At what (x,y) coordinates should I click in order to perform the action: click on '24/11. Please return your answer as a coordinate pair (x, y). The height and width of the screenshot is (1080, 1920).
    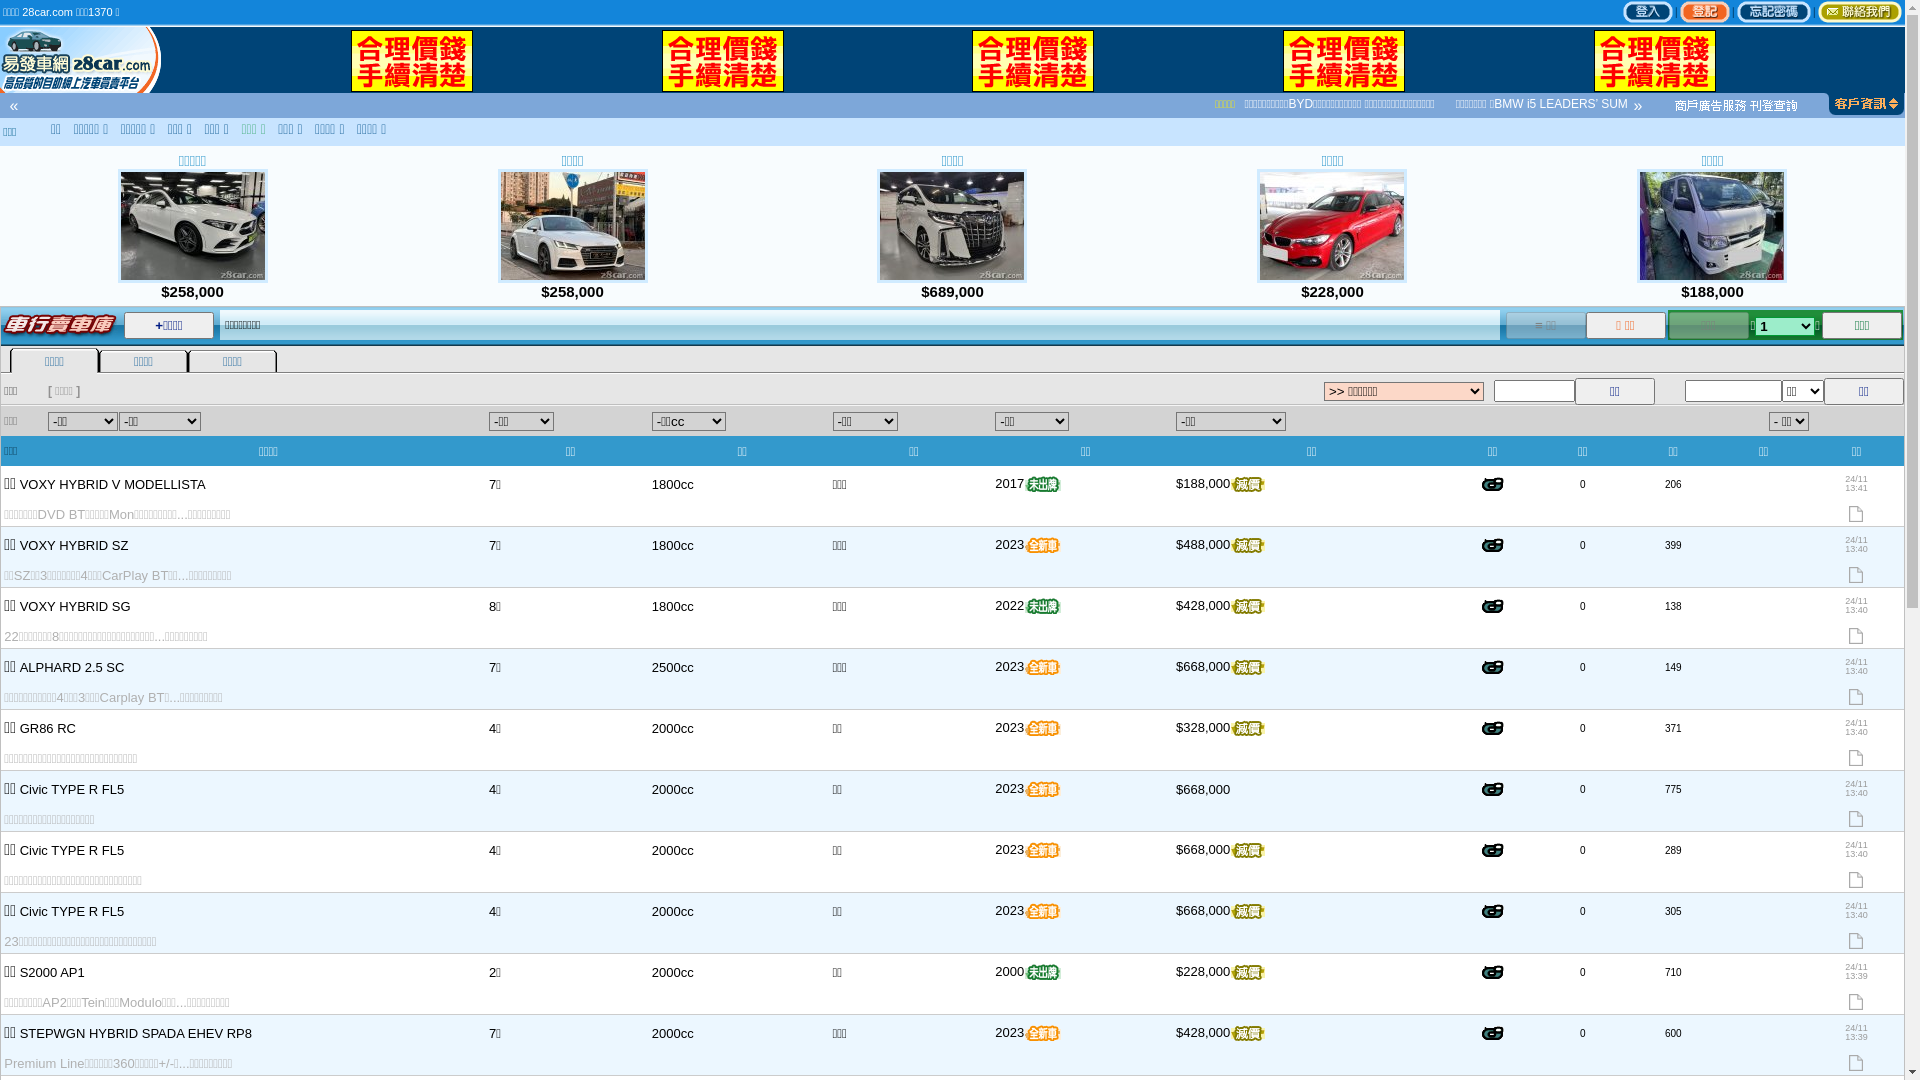
    Looking at the image, I should click on (1809, 982).